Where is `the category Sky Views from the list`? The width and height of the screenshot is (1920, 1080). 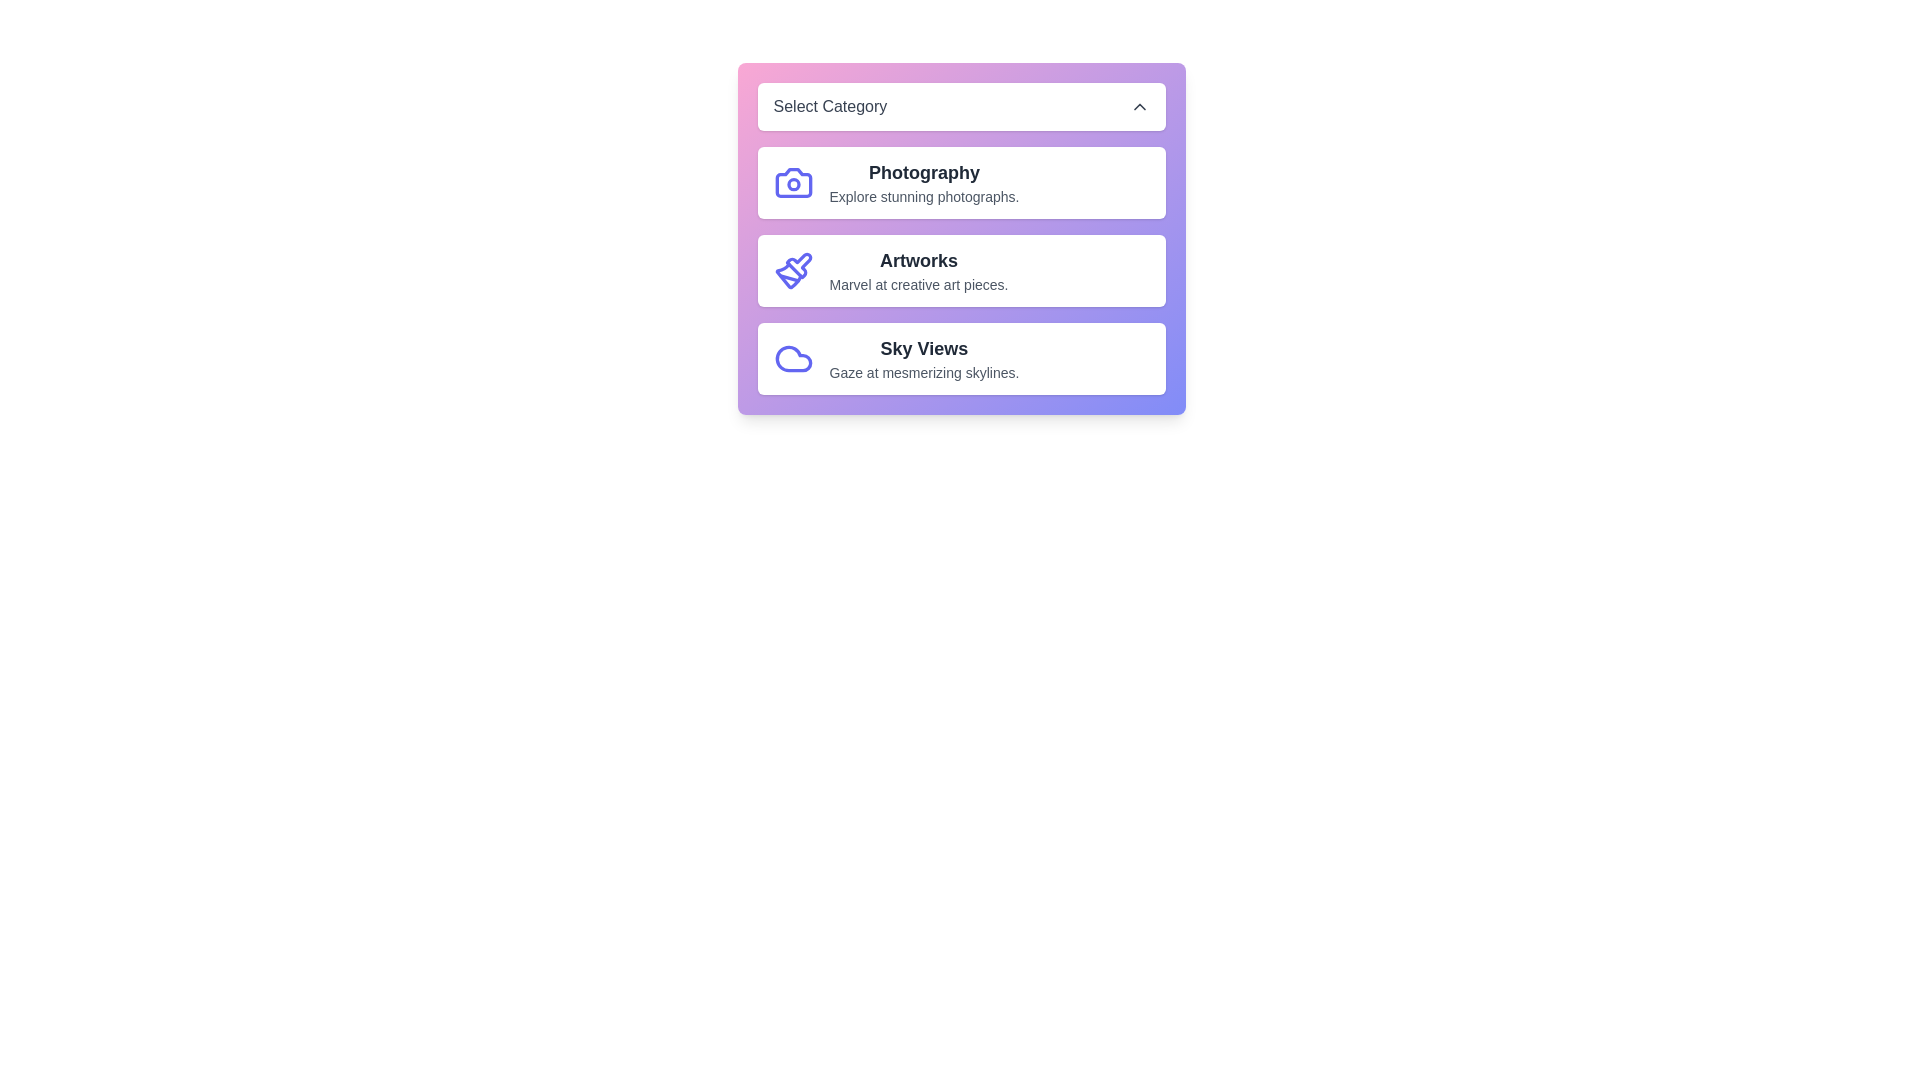 the category Sky Views from the list is located at coordinates (961, 357).